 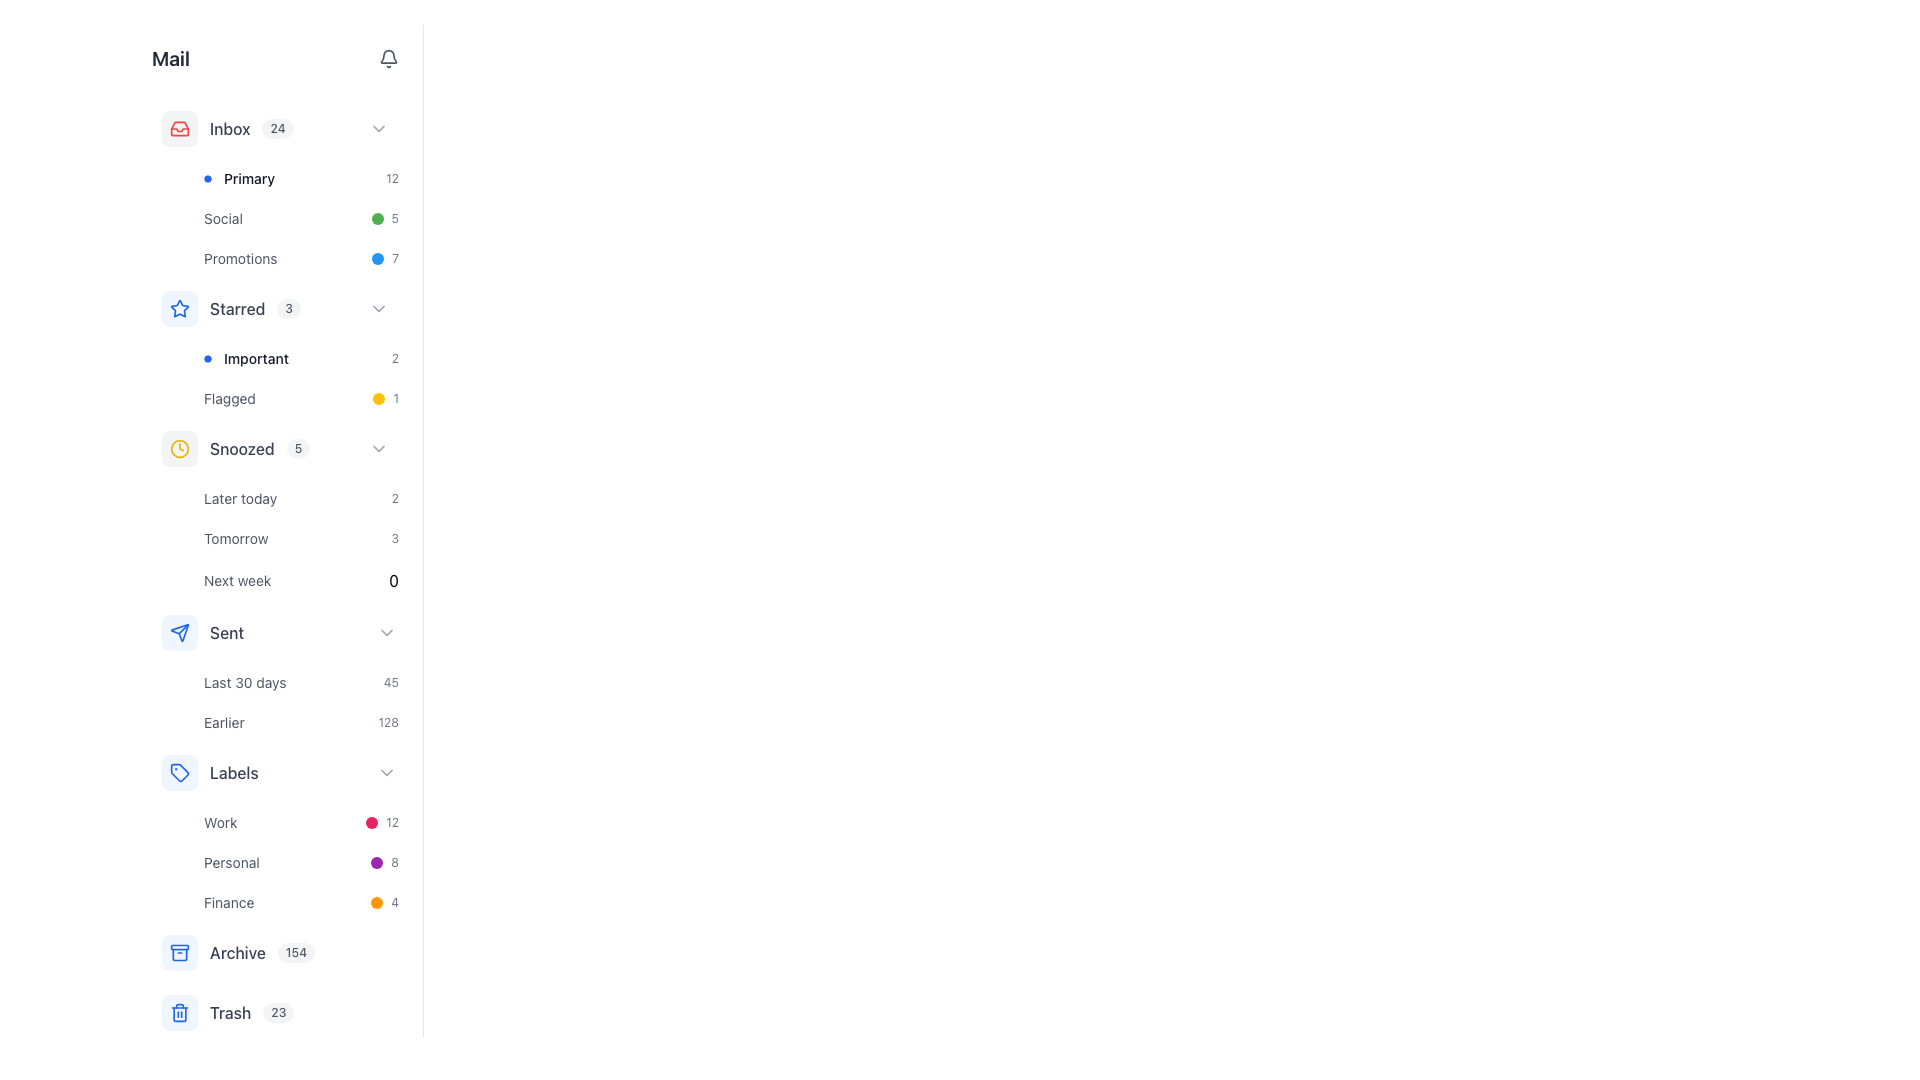 I want to click on the 'Starred' text label within the vertical navigation menu, which is positioned under the 'Inbox' section, so click(x=237, y=308).